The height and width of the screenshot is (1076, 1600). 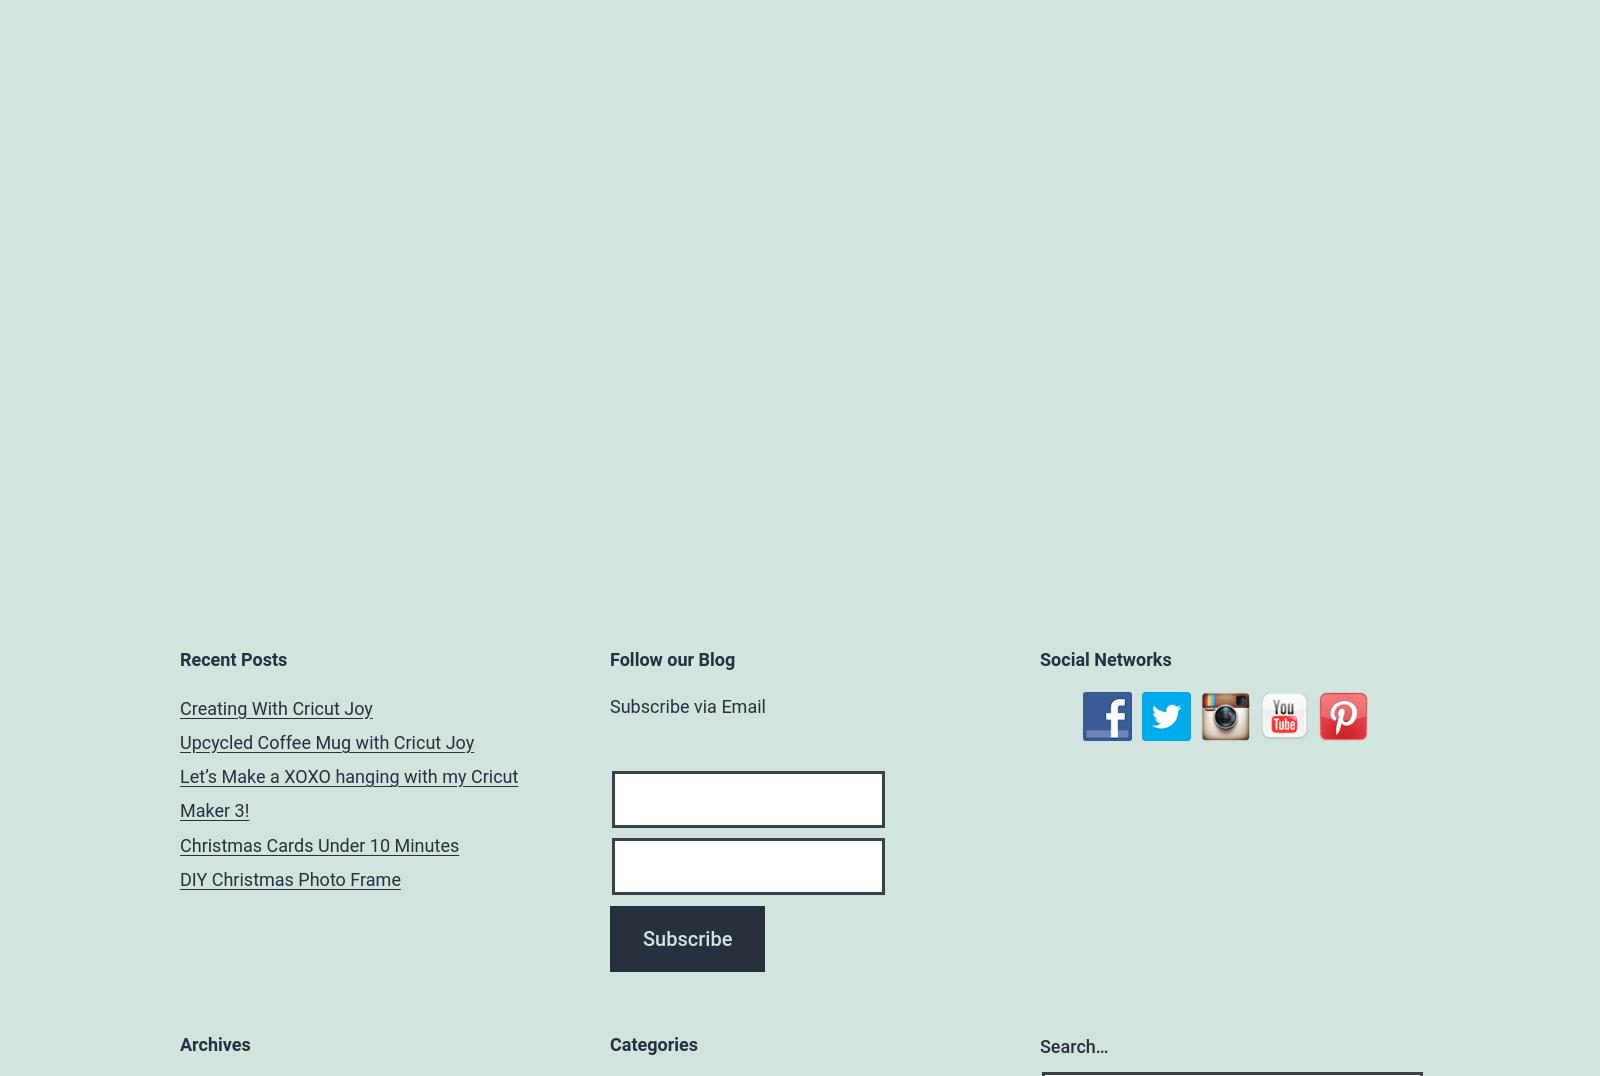 I want to click on 'Subscribe via Email', so click(x=687, y=705).